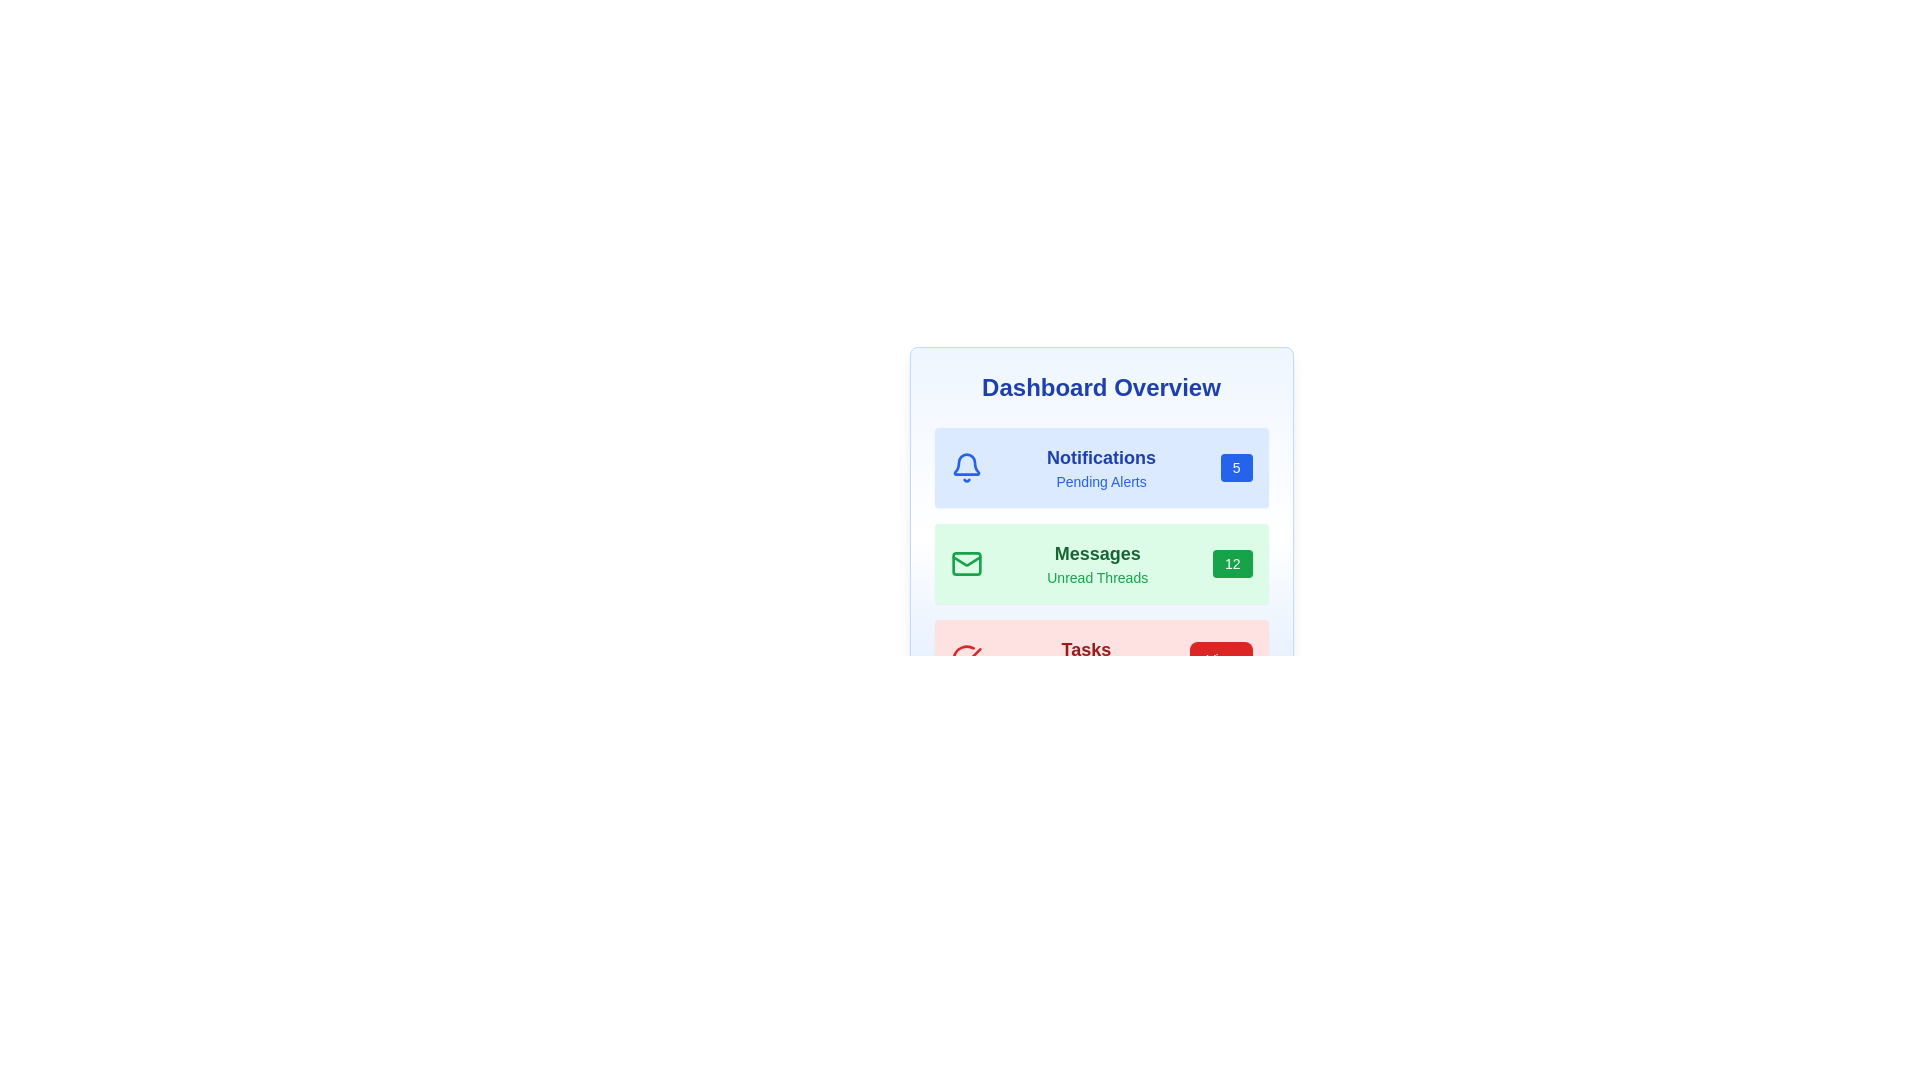 This screenshot has width=1920, height=1080. I want to click on the unread threads badge in the Messages section of the dashboard, which indicates the number of unread messages, located to the far right adjacent to the text 'Unread Threads', so click(1231, 563).